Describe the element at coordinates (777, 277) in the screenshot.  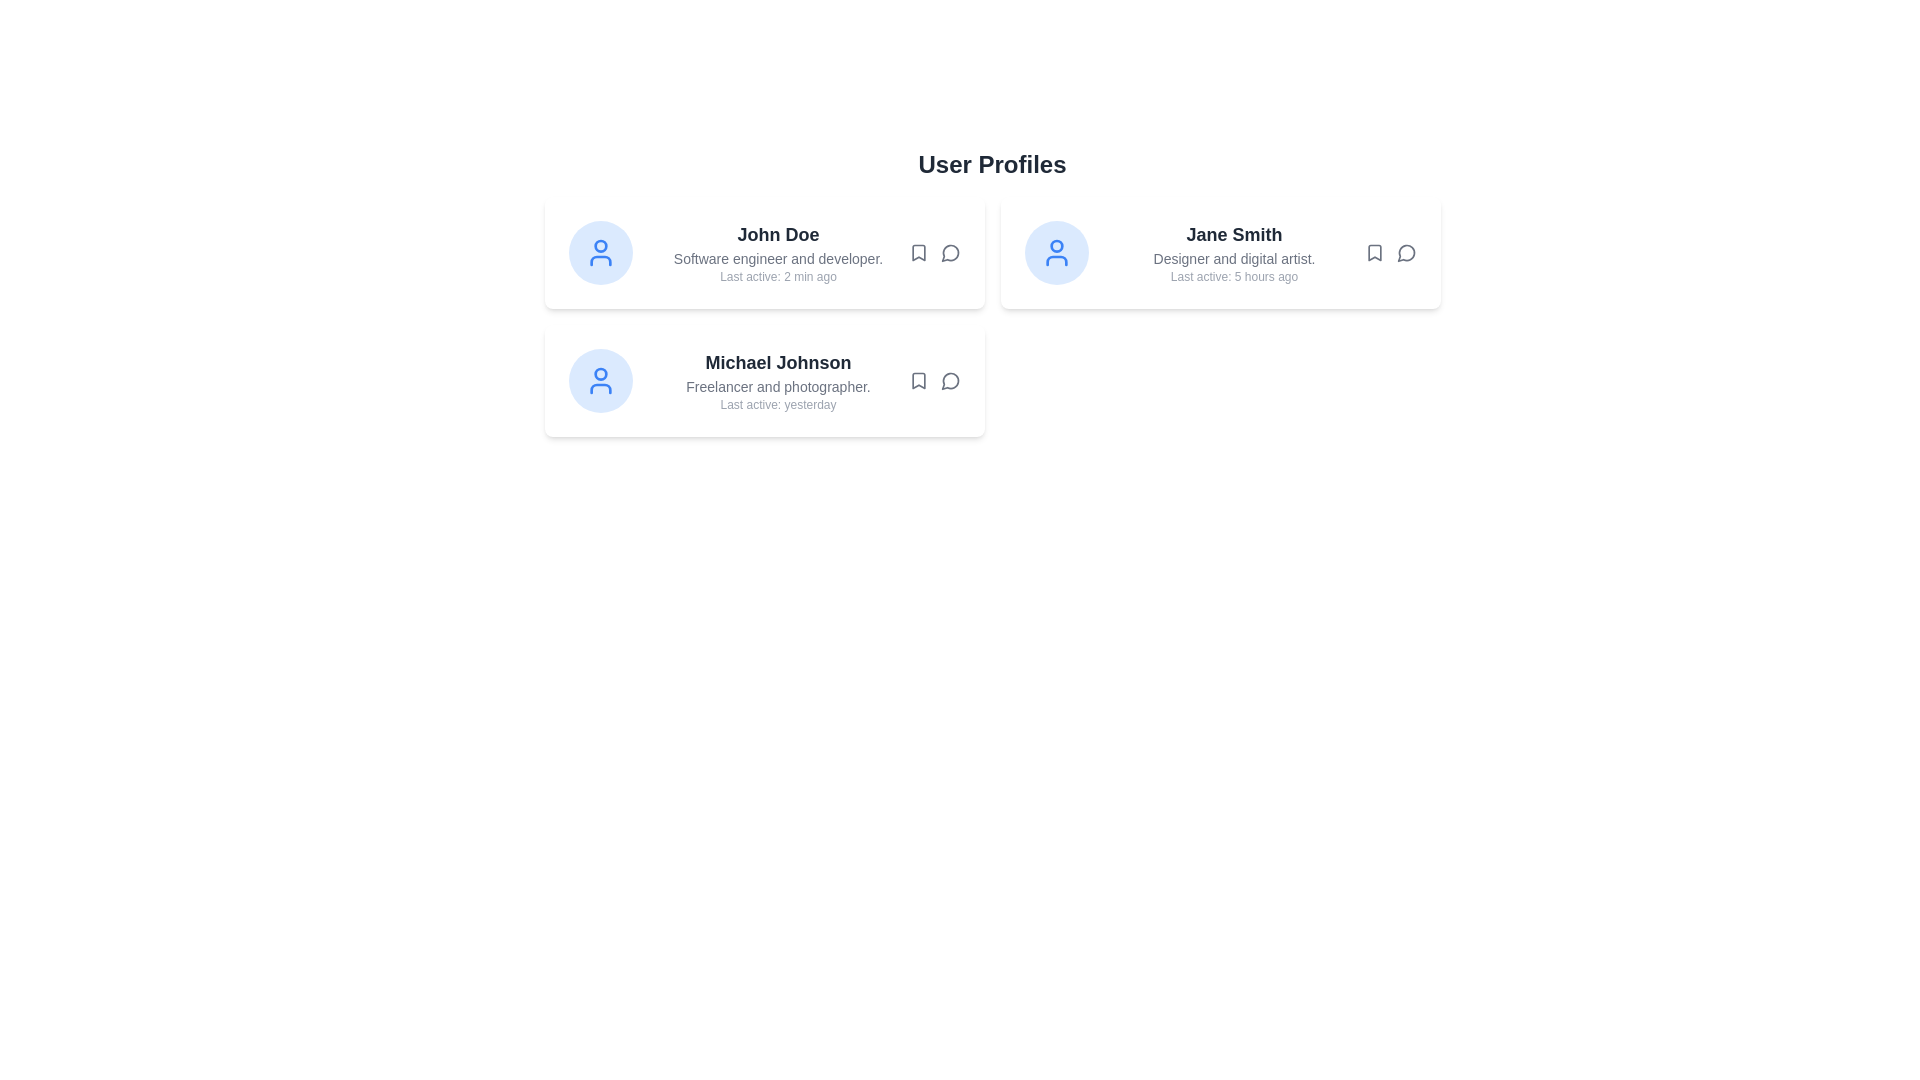
I see `the text label displaying the last active time for the profile associated with John Doe, located in the top-right profile card` at that location.